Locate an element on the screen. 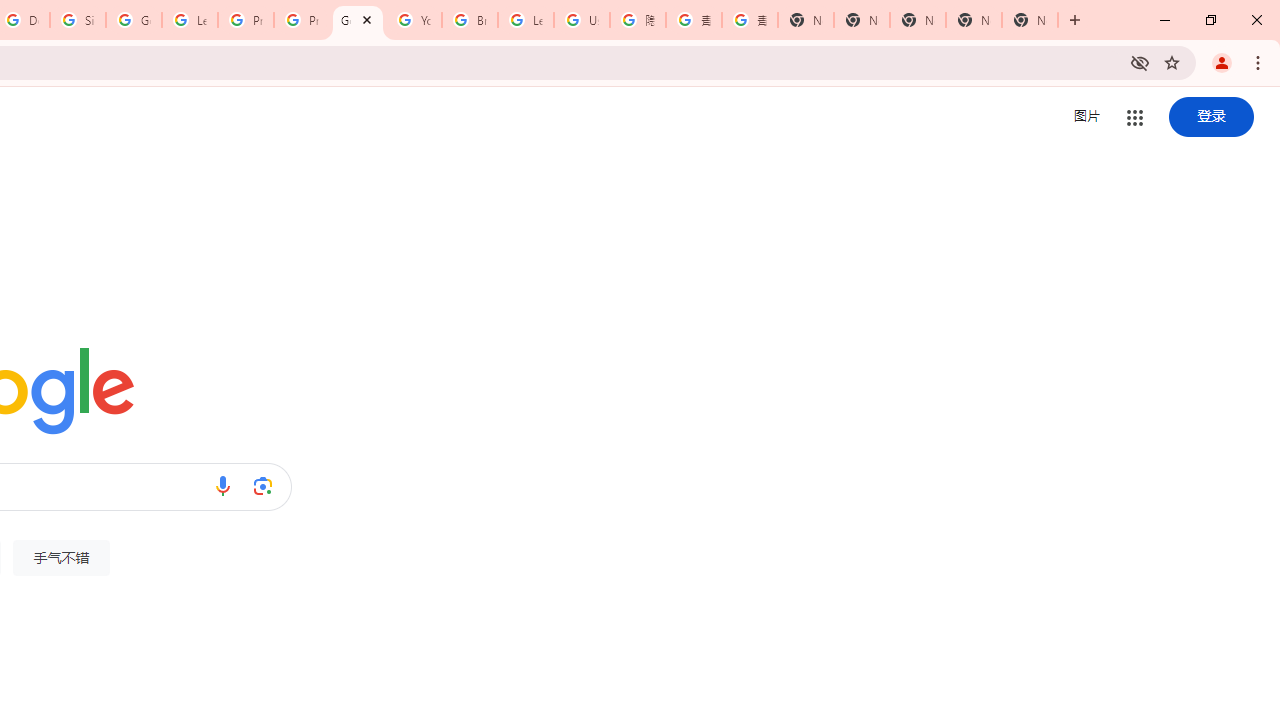 The width and height of the screenshot is (1280, 720). 'Privacy Help Center - Policies Help' is located at coordinates (301, 20).